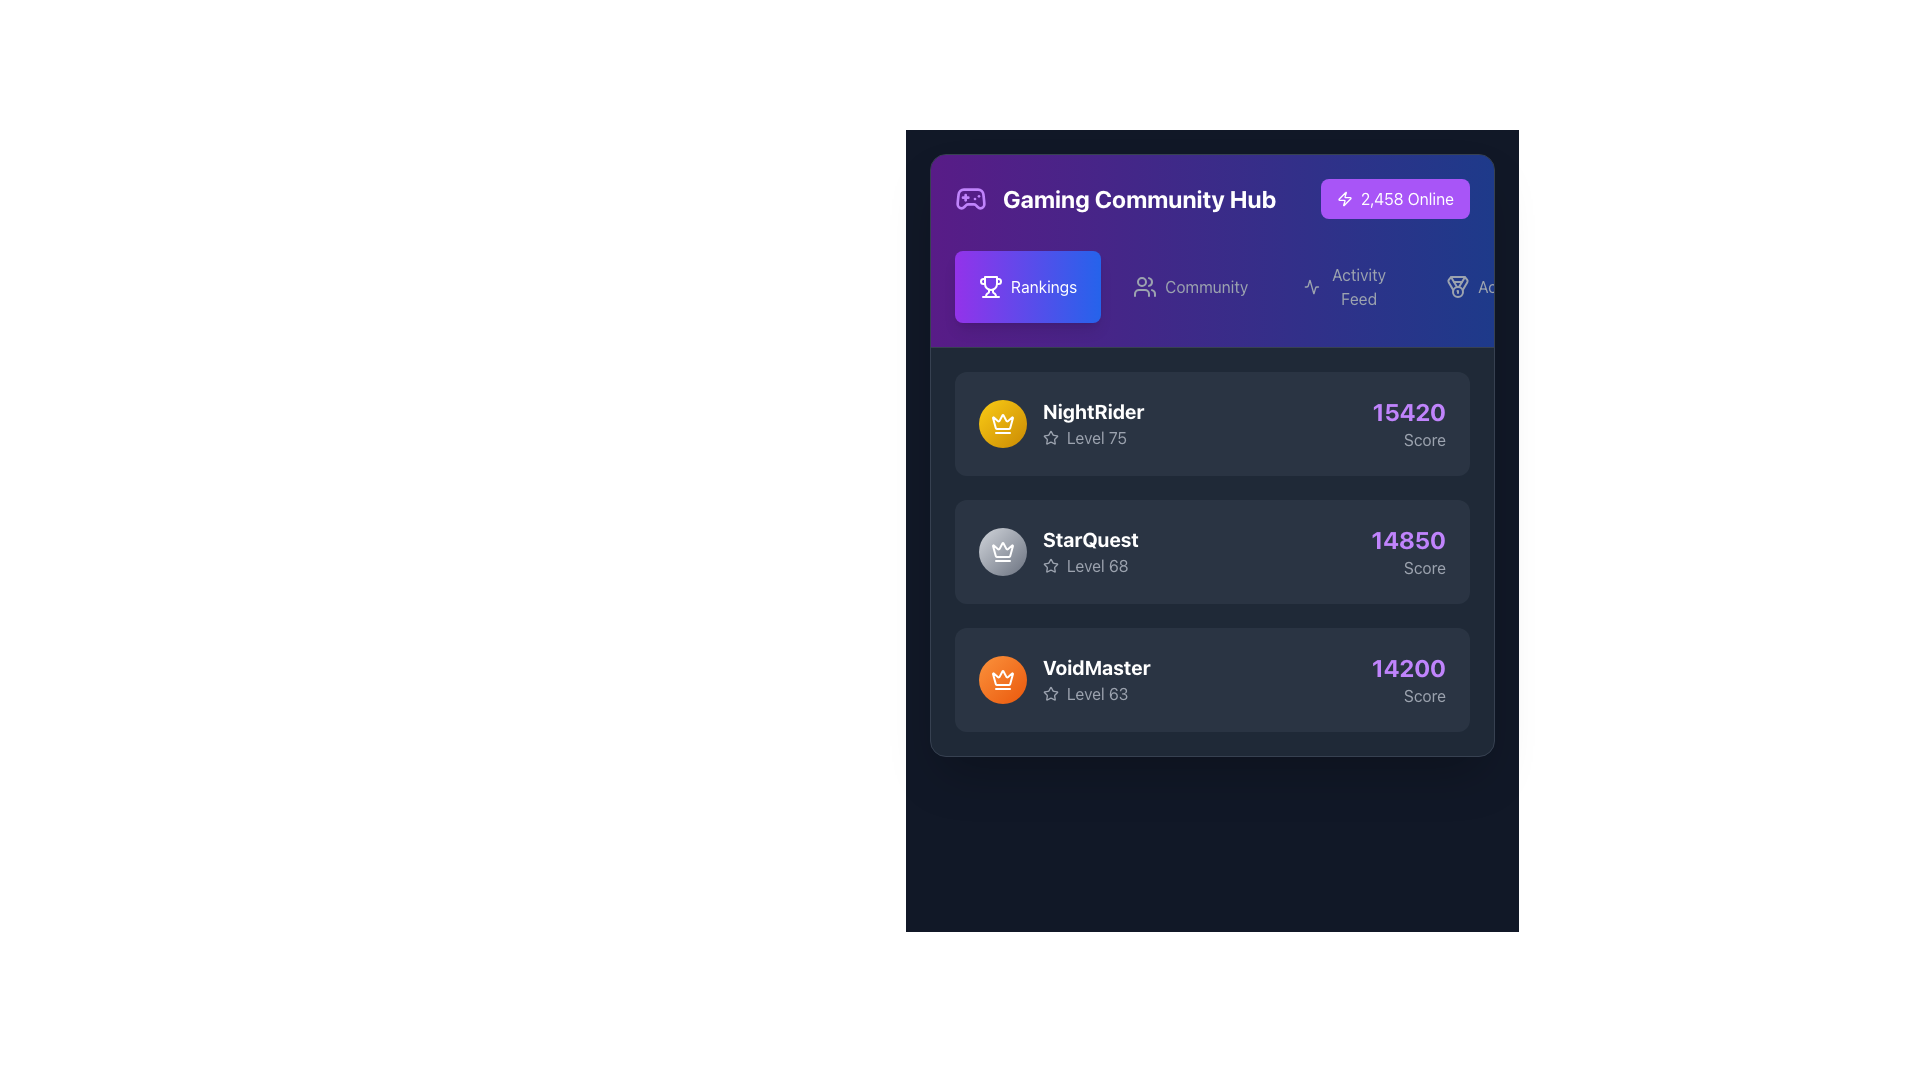  What do you see at coordinates (1003, 550) in the screenshot?
I see `the crown icon next to the username 'VoidMaster' to interact with the ranking indicator` at bounding box center [1003, 550].